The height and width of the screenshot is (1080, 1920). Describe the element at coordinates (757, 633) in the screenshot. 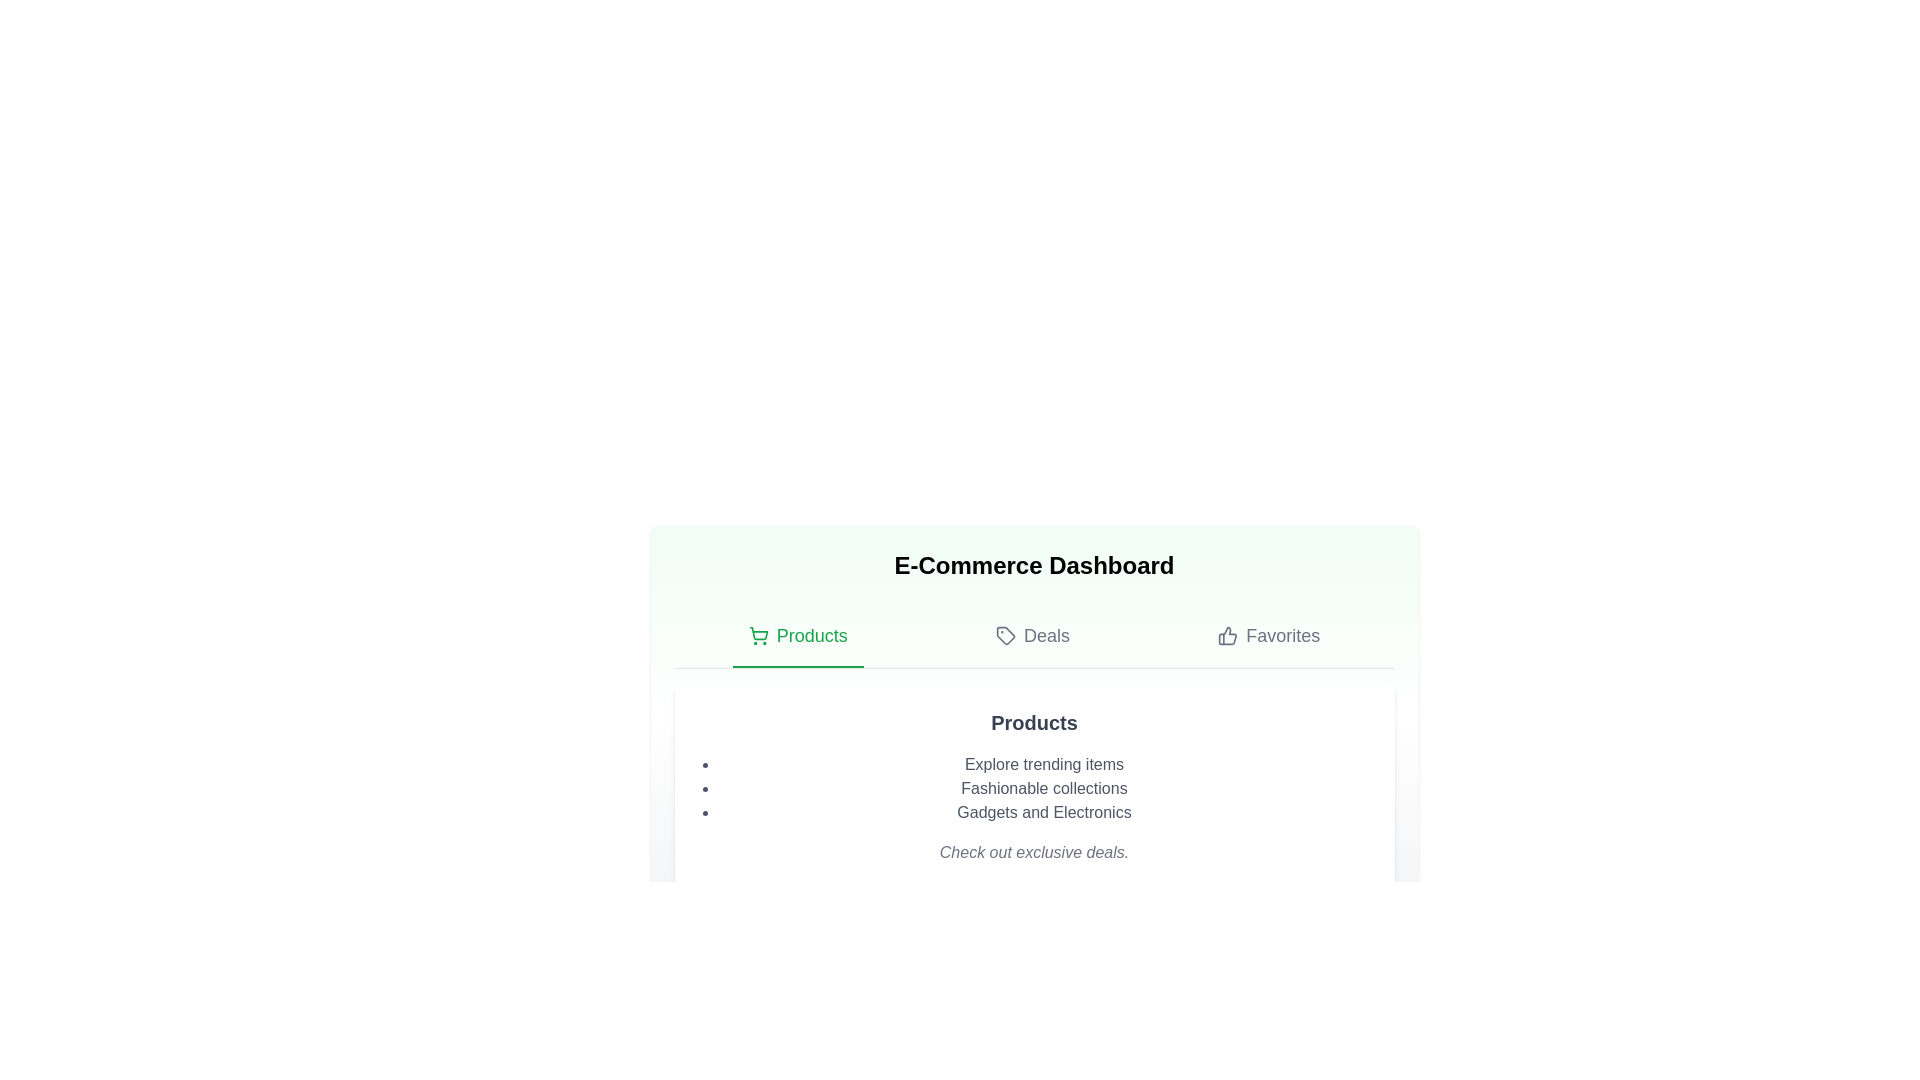

I see `the green outlined shopping cart icon located in the leftmost option of the top navigation bar, which is associated with the 'Products' label` at that location.